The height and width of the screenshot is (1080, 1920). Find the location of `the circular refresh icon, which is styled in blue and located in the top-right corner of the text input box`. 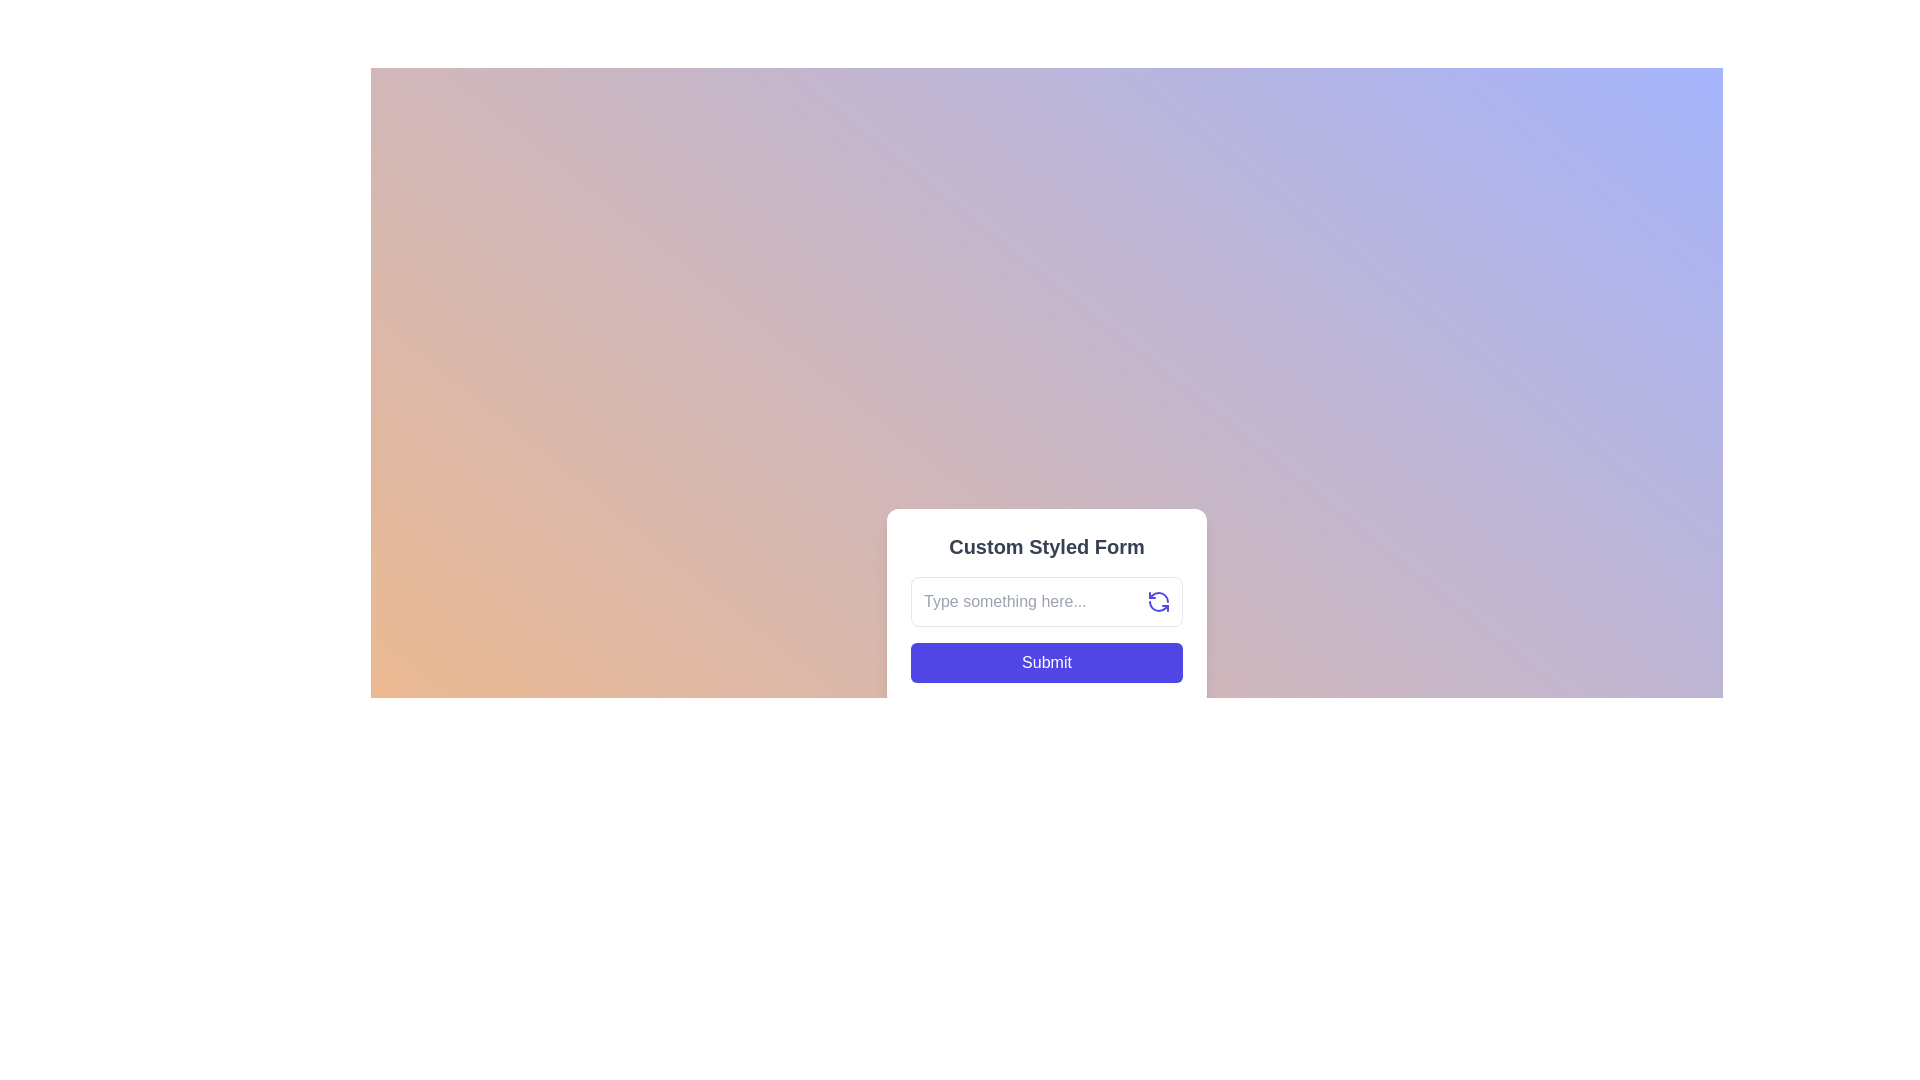

the circular refresh icon, which is styled in blue and located in the top-right corner of the text input box is located at coordinates (1158, 600).